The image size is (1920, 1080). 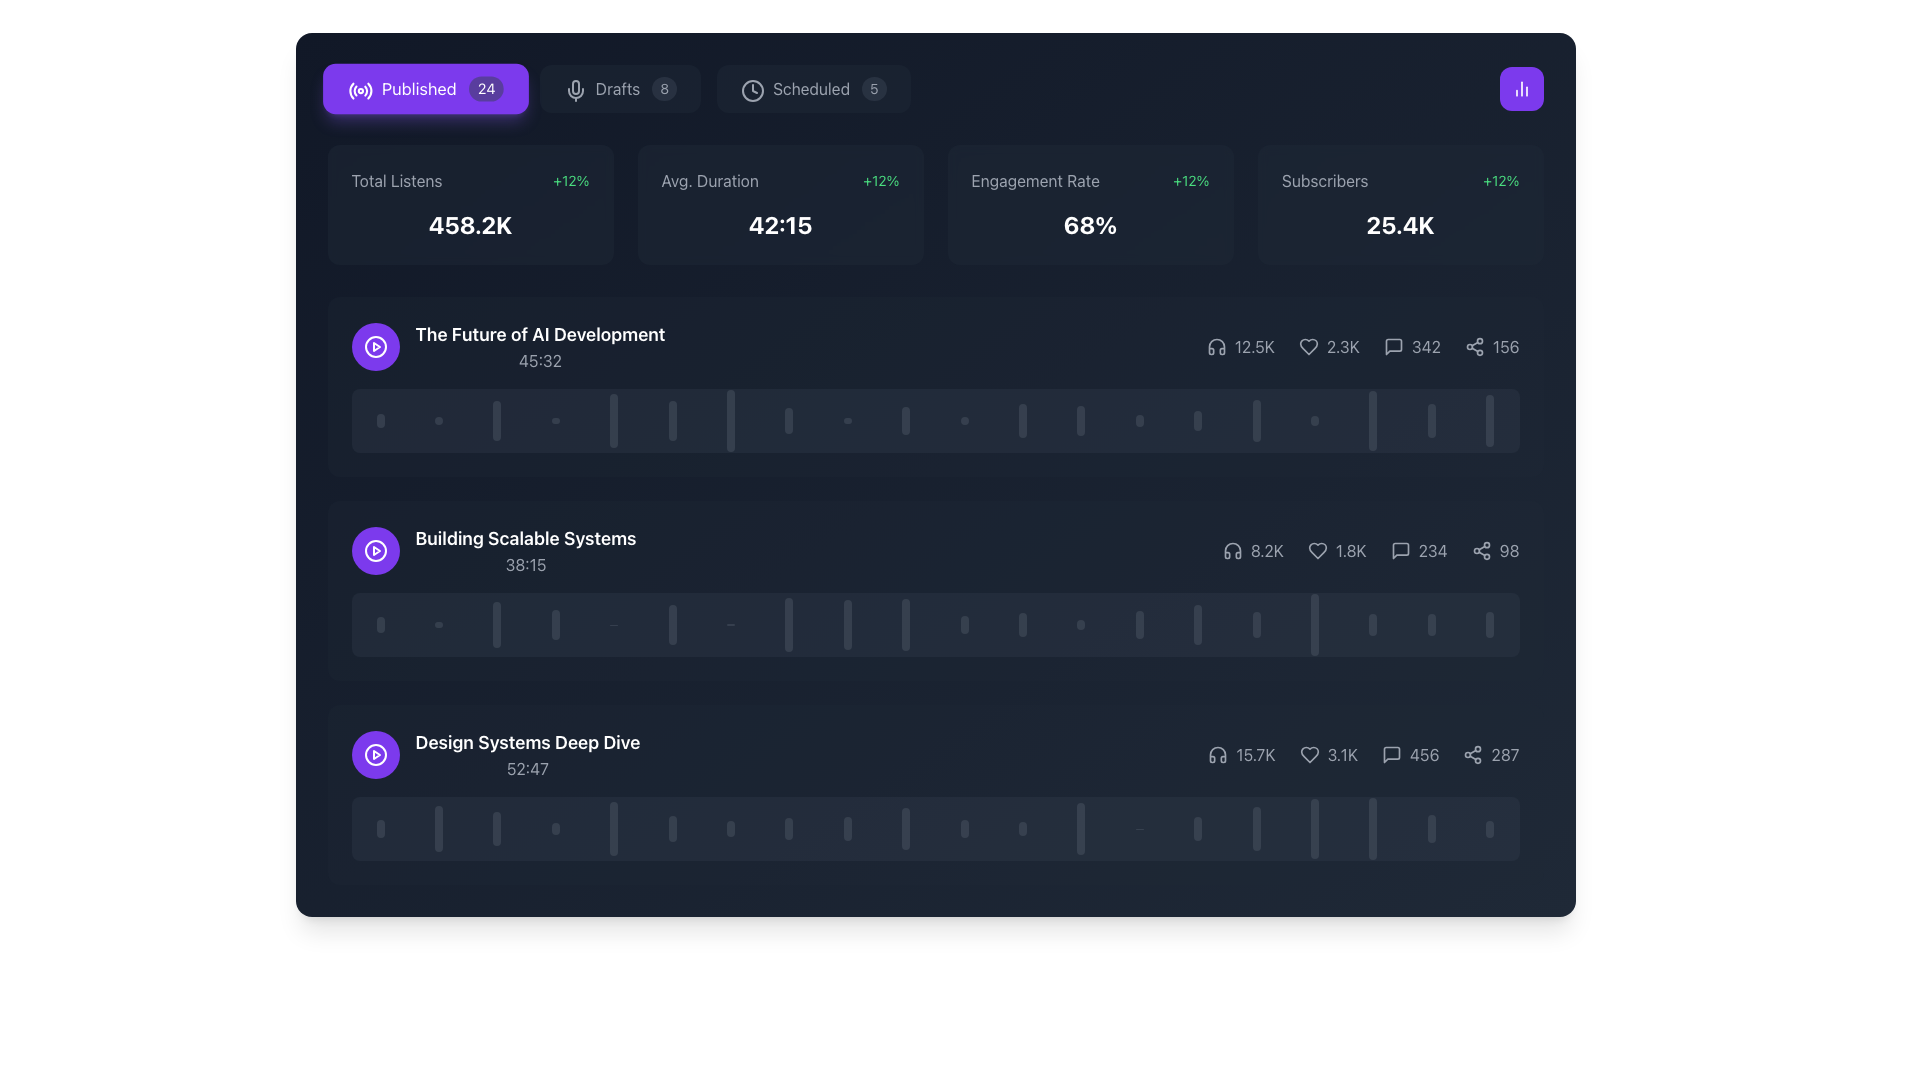 I want to click on the text displaying the count or statistic related to the adjacent sharing or network-related icon, located towards the lower right corner of the interface, so click(x=1491, y=755).